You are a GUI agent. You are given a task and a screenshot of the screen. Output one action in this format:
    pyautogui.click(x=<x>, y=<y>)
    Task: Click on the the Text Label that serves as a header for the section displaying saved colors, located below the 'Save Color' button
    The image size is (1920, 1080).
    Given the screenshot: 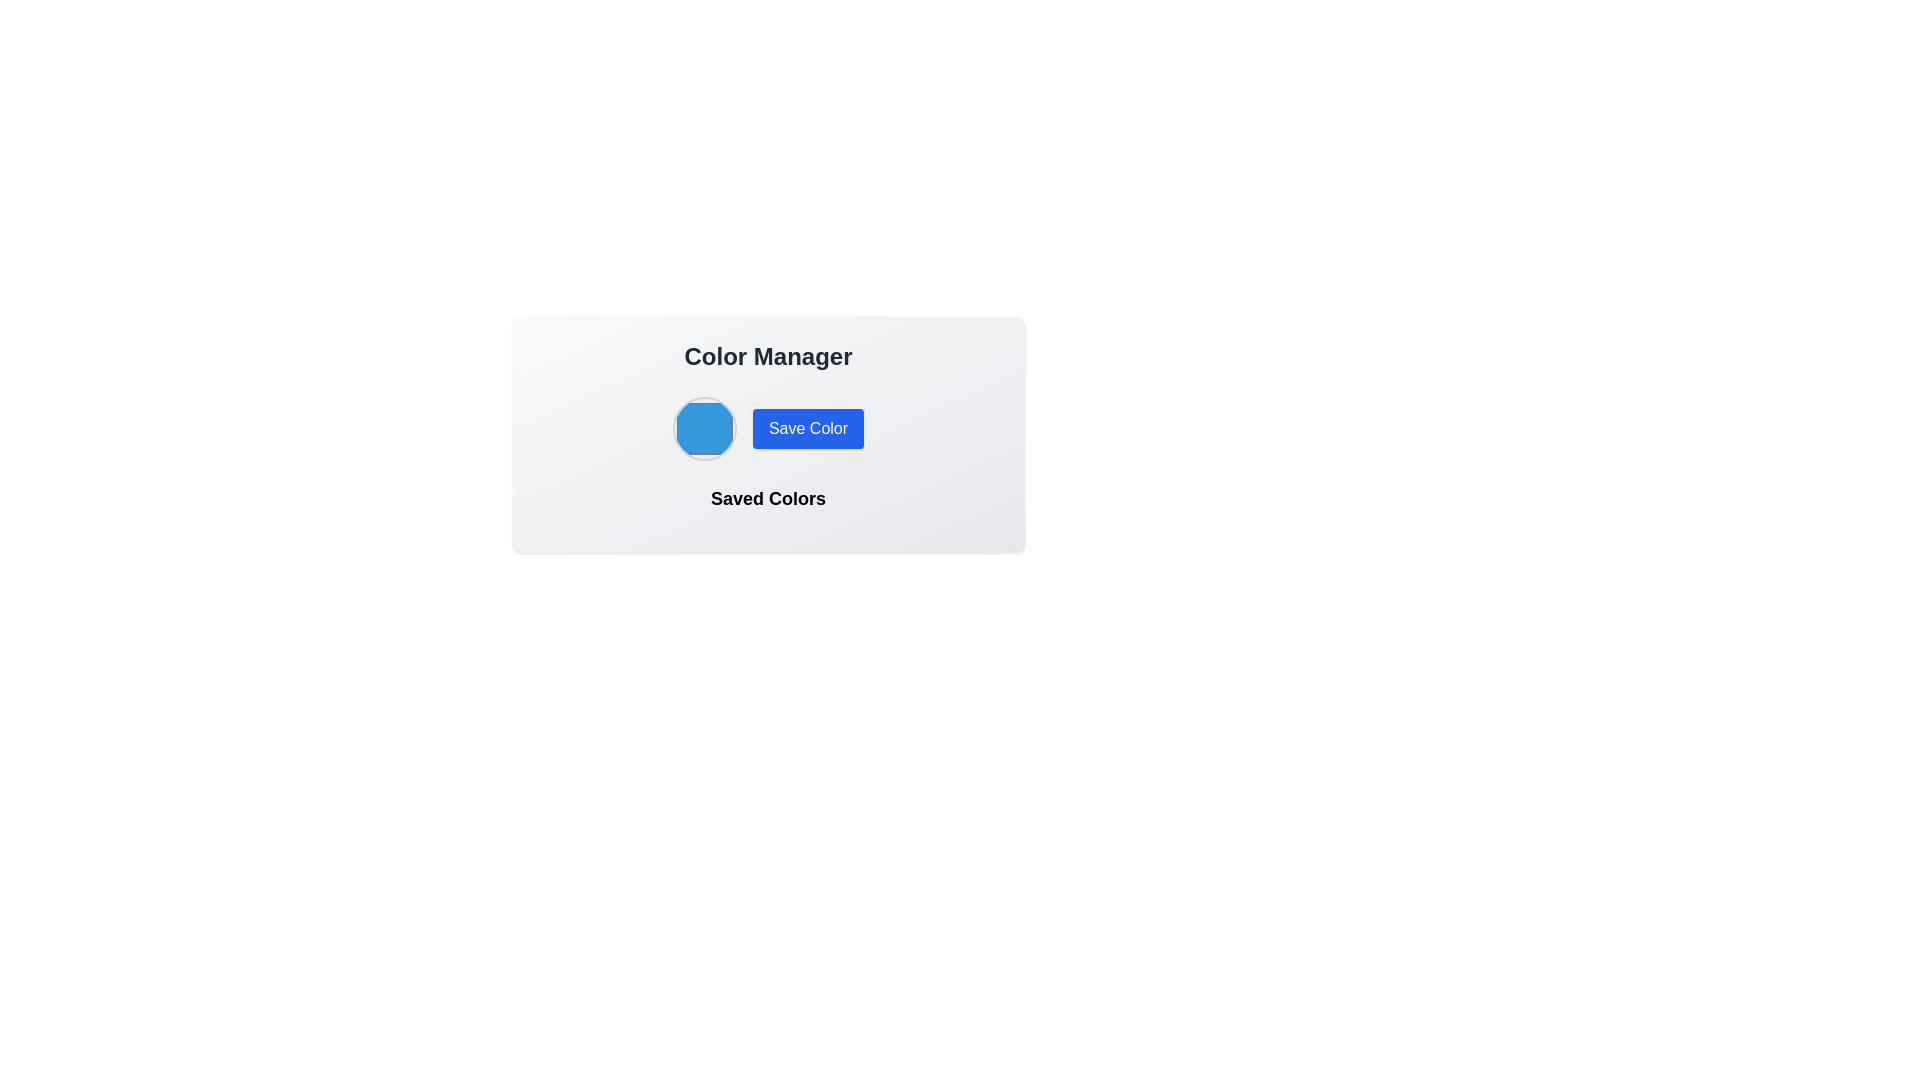 What is the action you would take?
    pyautogui.click(x=767, y=505)
    